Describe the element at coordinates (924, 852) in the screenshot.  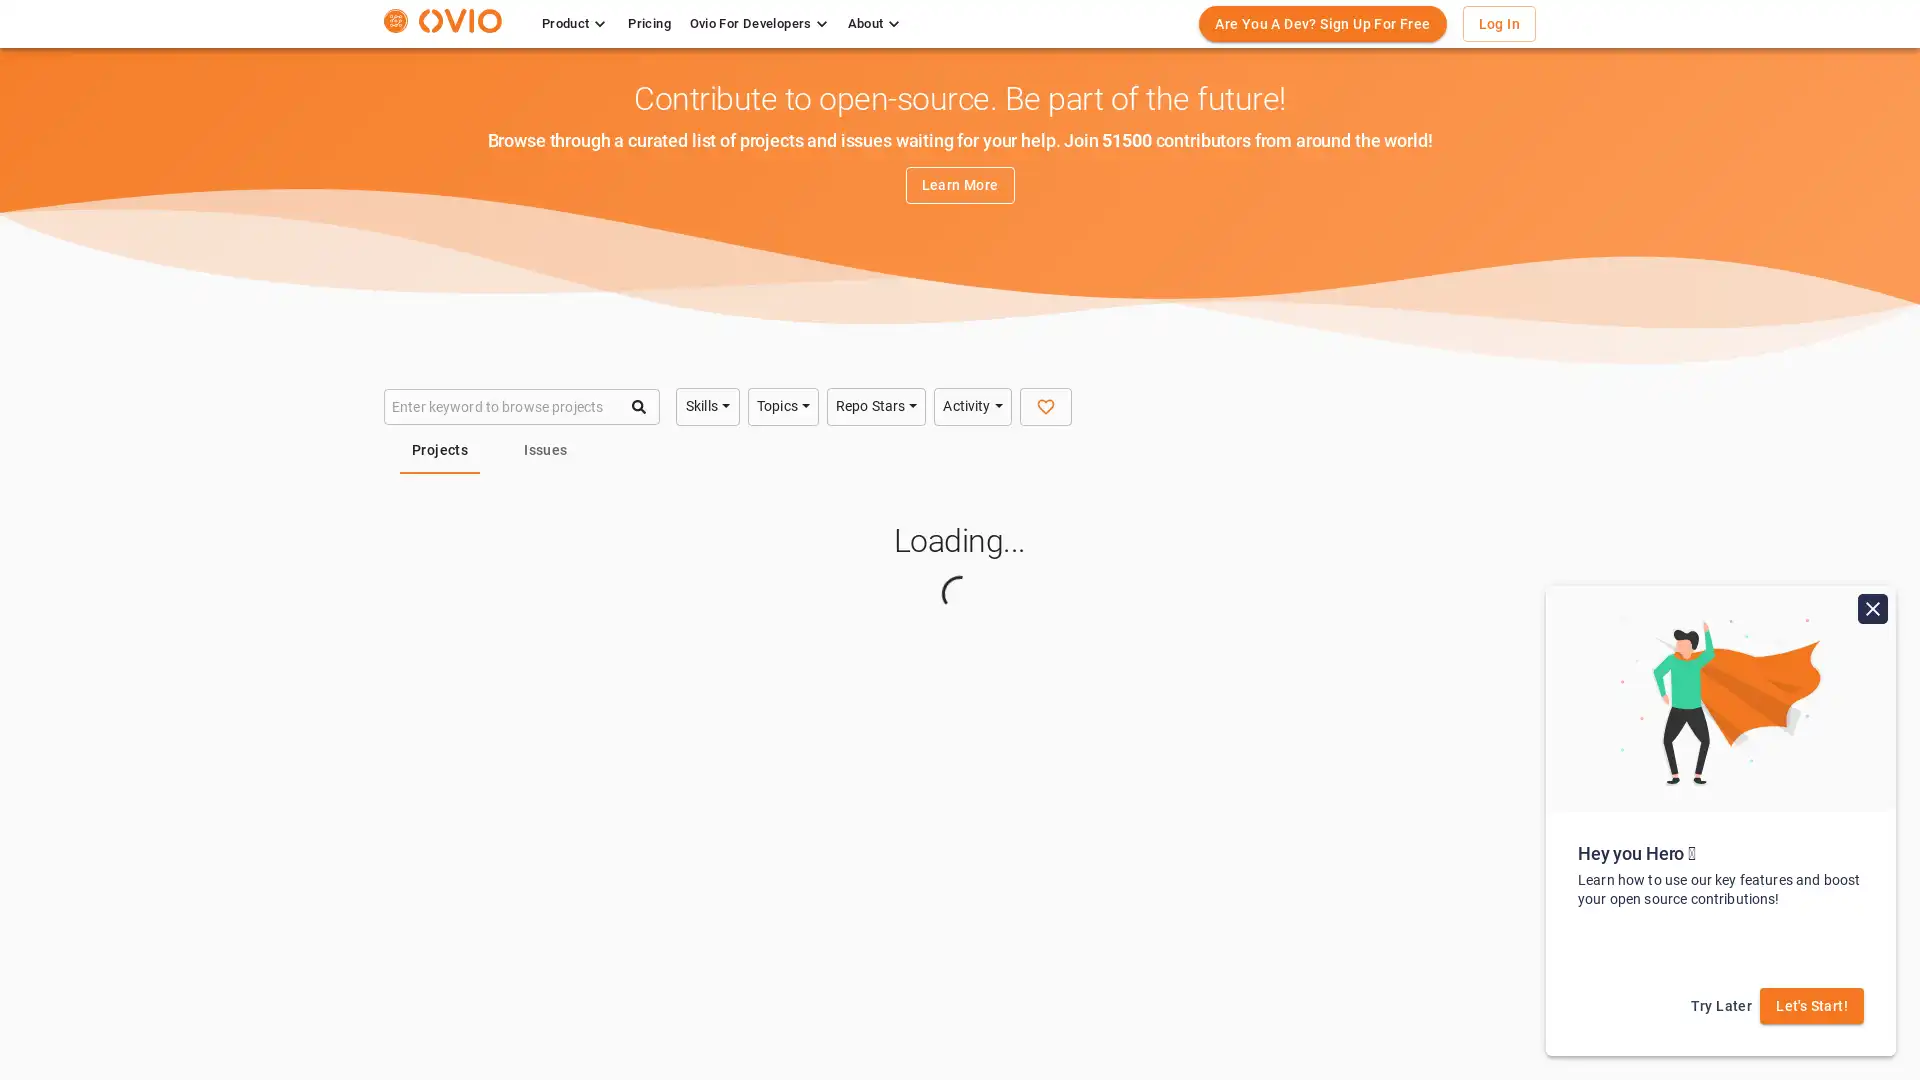
I see `Technology` at that location.